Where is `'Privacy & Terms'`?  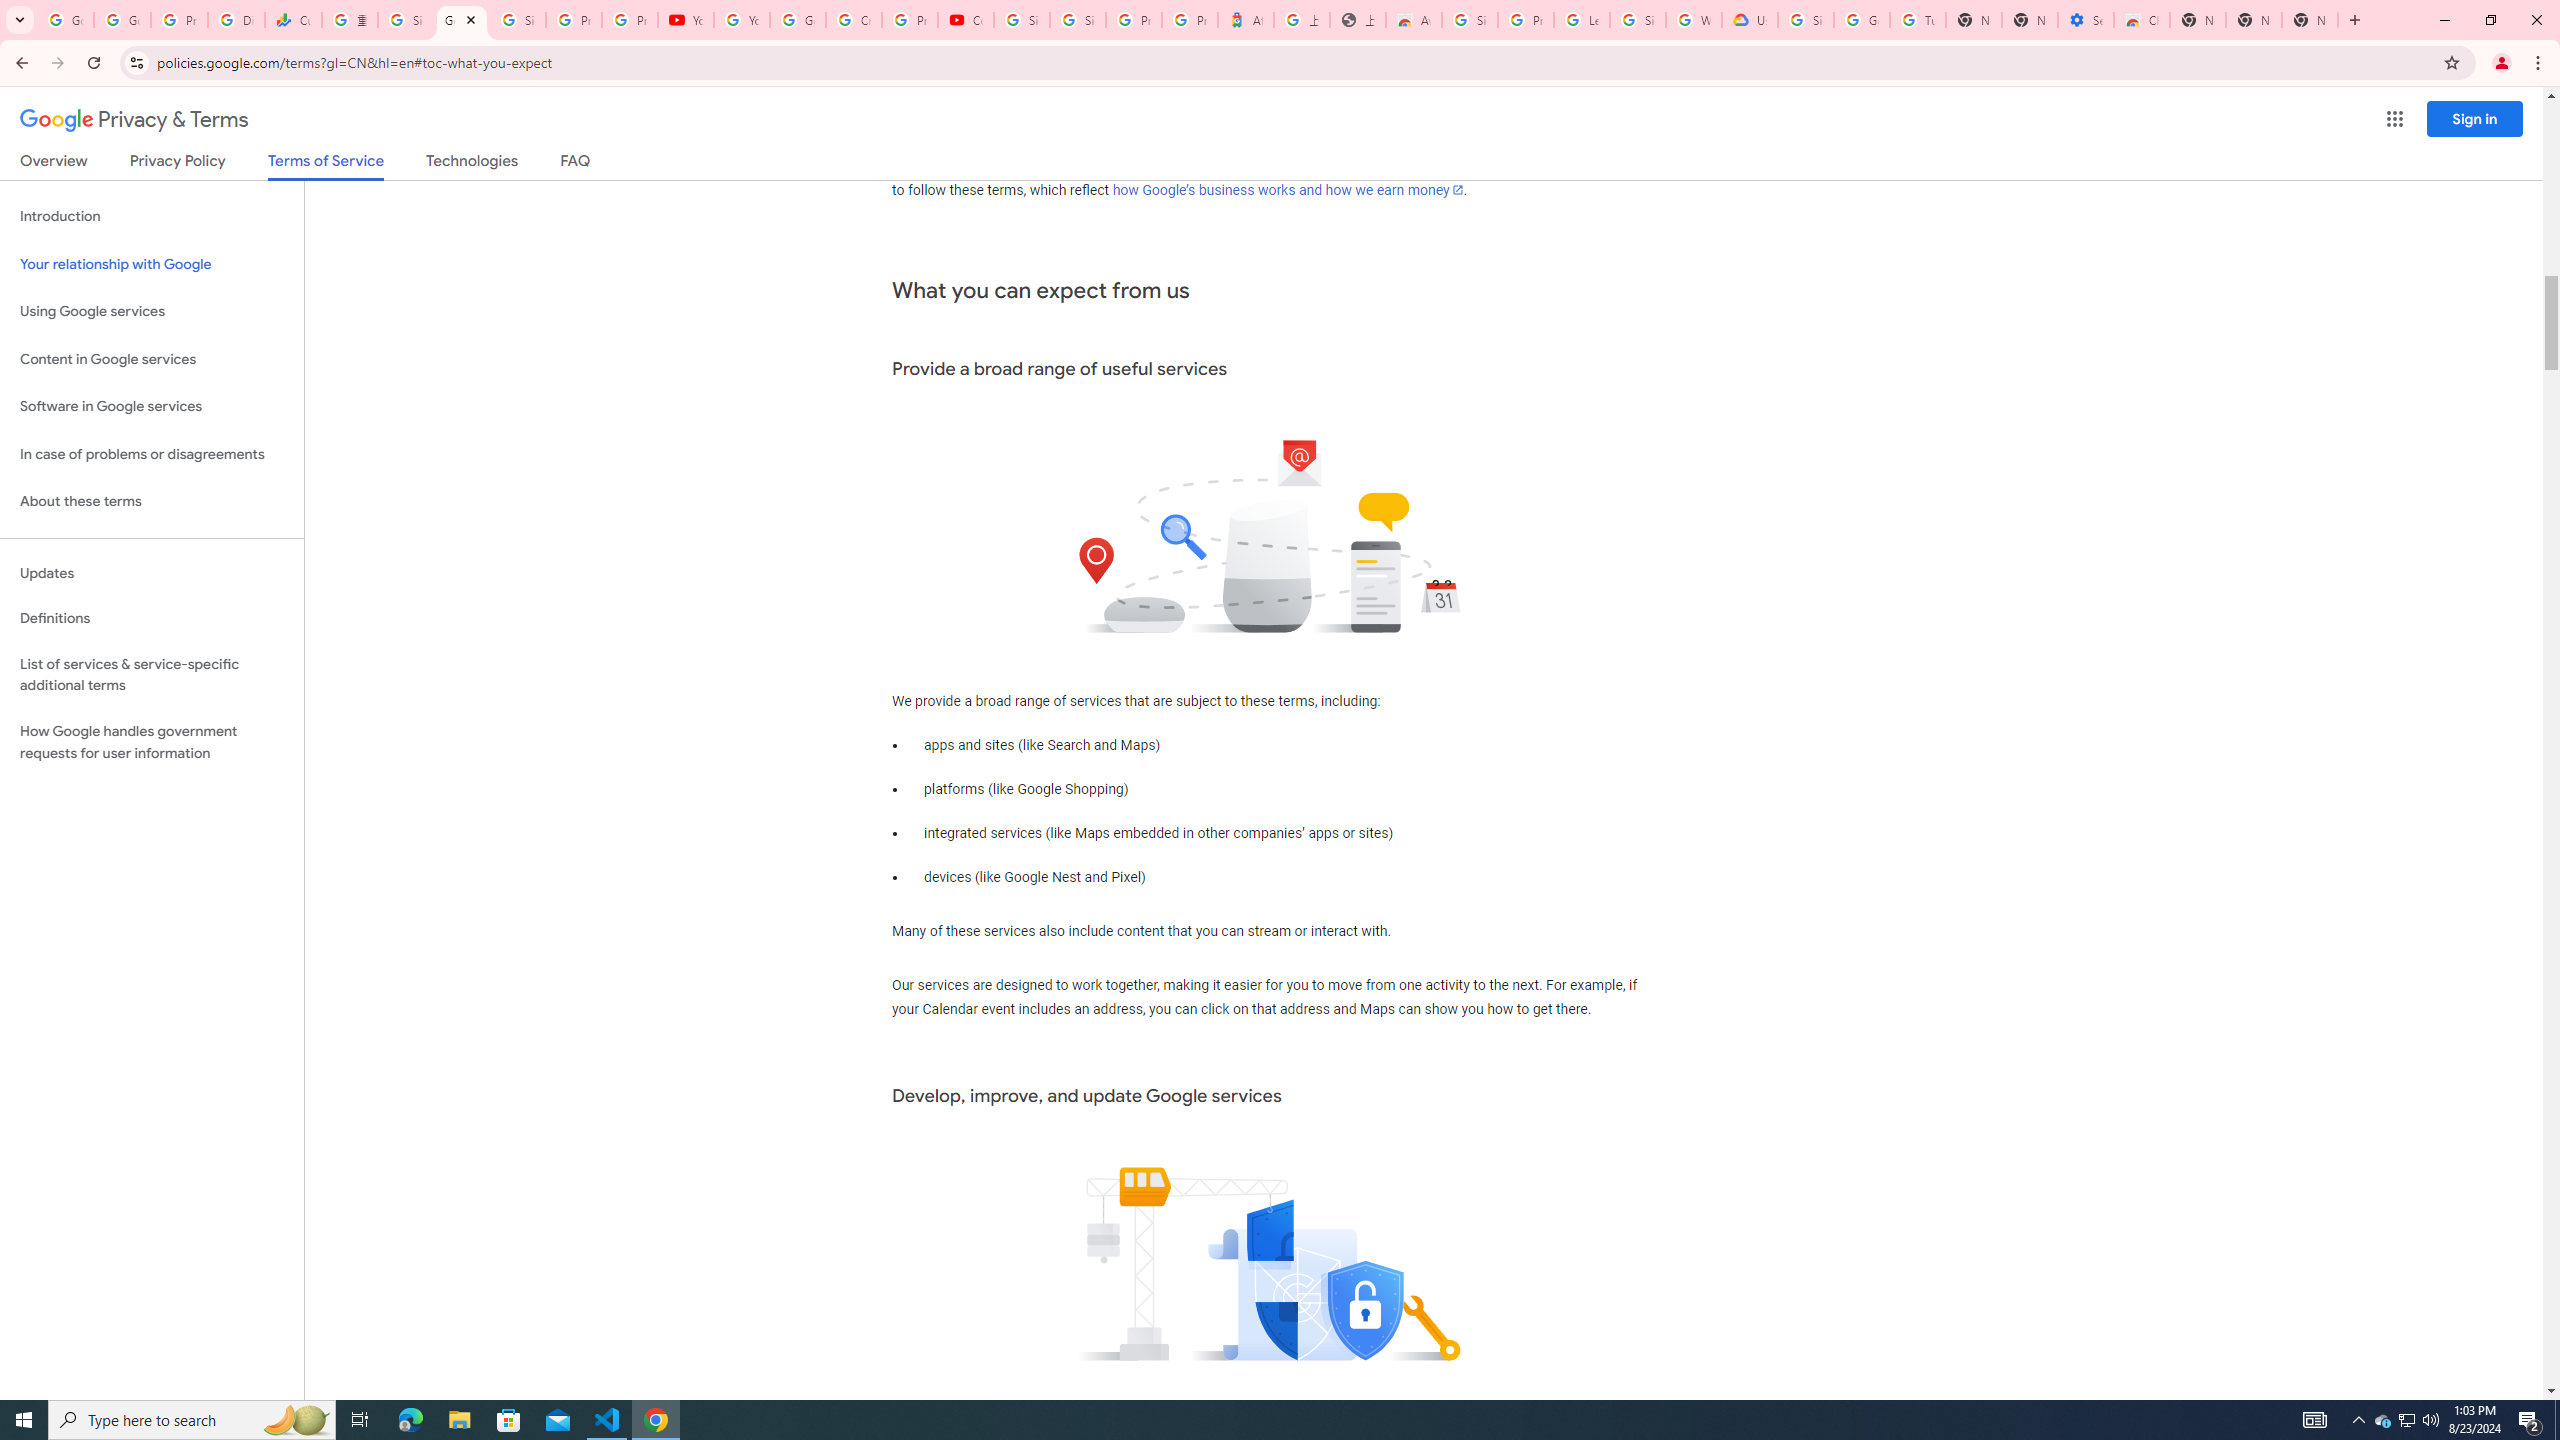 'Privacy & Terms' is located at coordinates (134, 119).